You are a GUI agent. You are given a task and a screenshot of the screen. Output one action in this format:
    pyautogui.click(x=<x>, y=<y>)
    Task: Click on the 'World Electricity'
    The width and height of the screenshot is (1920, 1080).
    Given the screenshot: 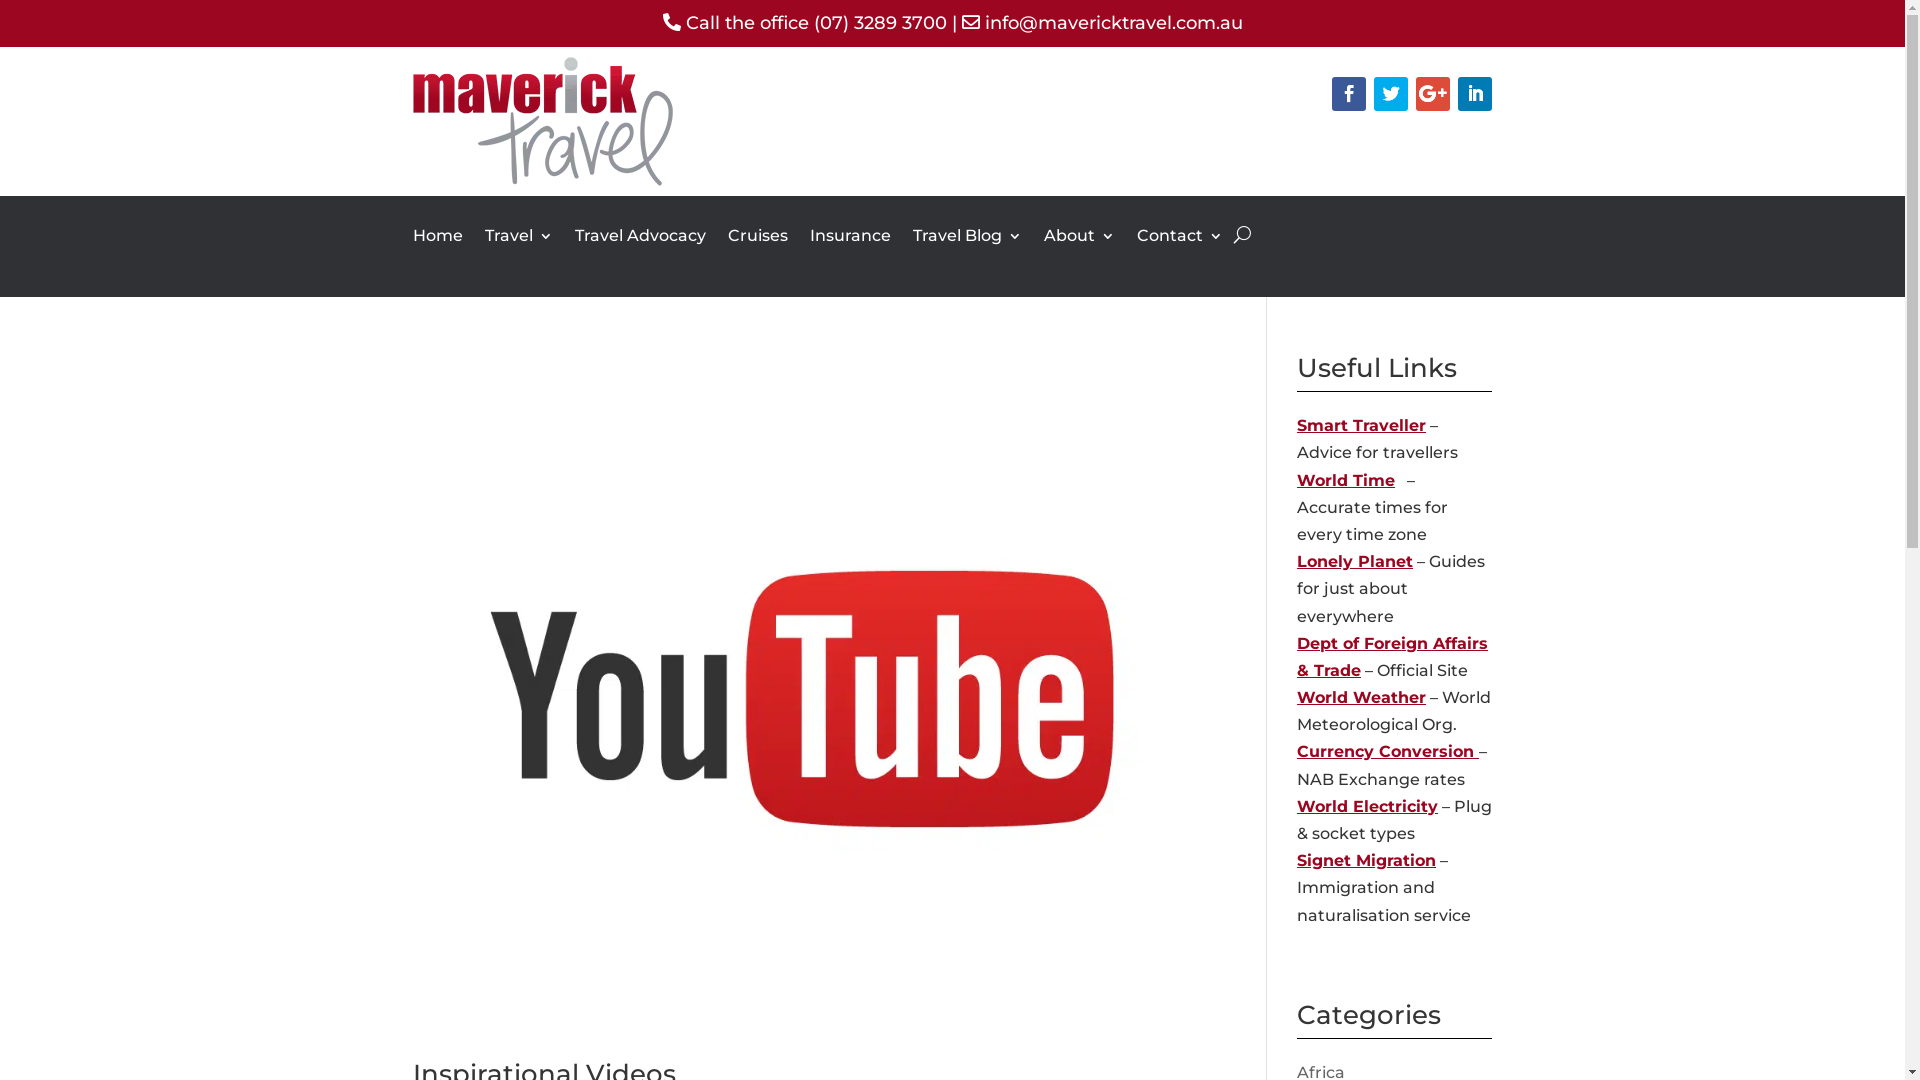 What is the action you would take?
    pyautogui.click(x=1366, y=805)
    